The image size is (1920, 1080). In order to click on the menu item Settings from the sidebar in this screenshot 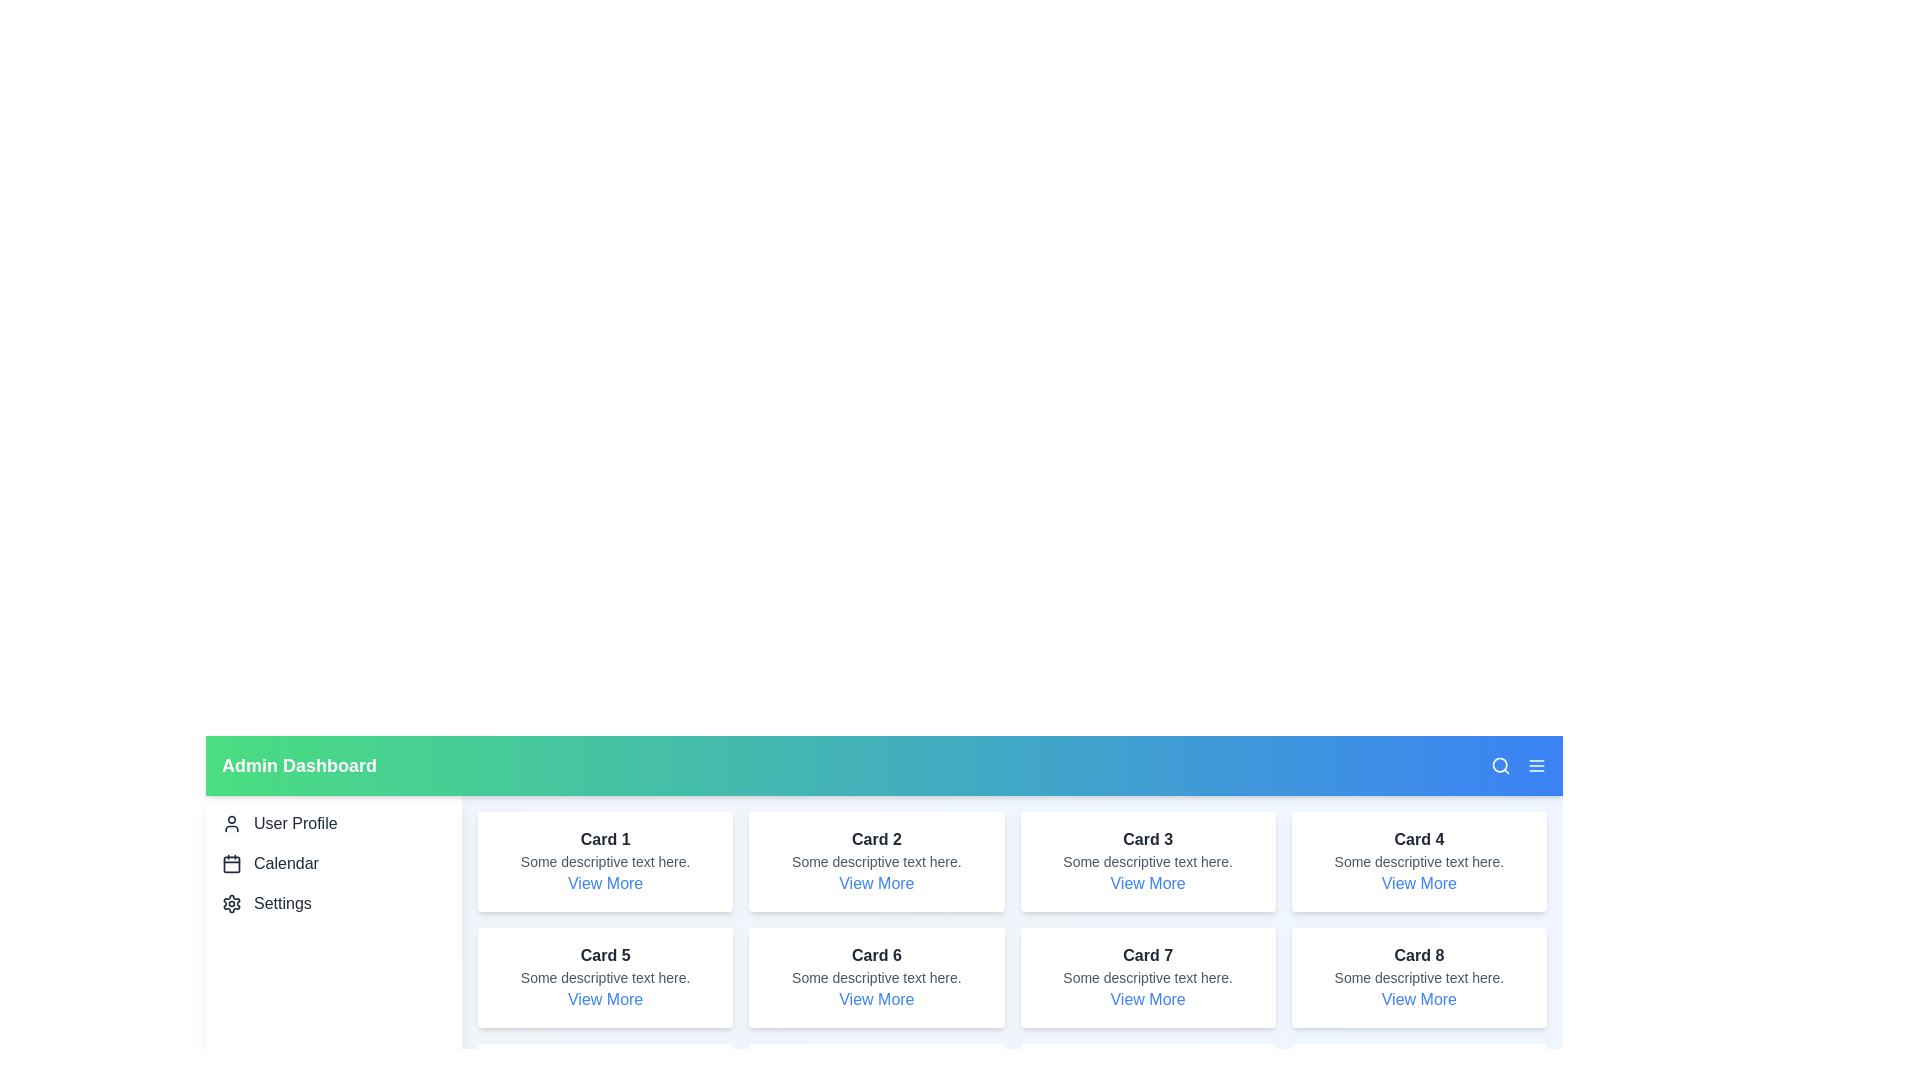, I will do `click(334, 903)`.